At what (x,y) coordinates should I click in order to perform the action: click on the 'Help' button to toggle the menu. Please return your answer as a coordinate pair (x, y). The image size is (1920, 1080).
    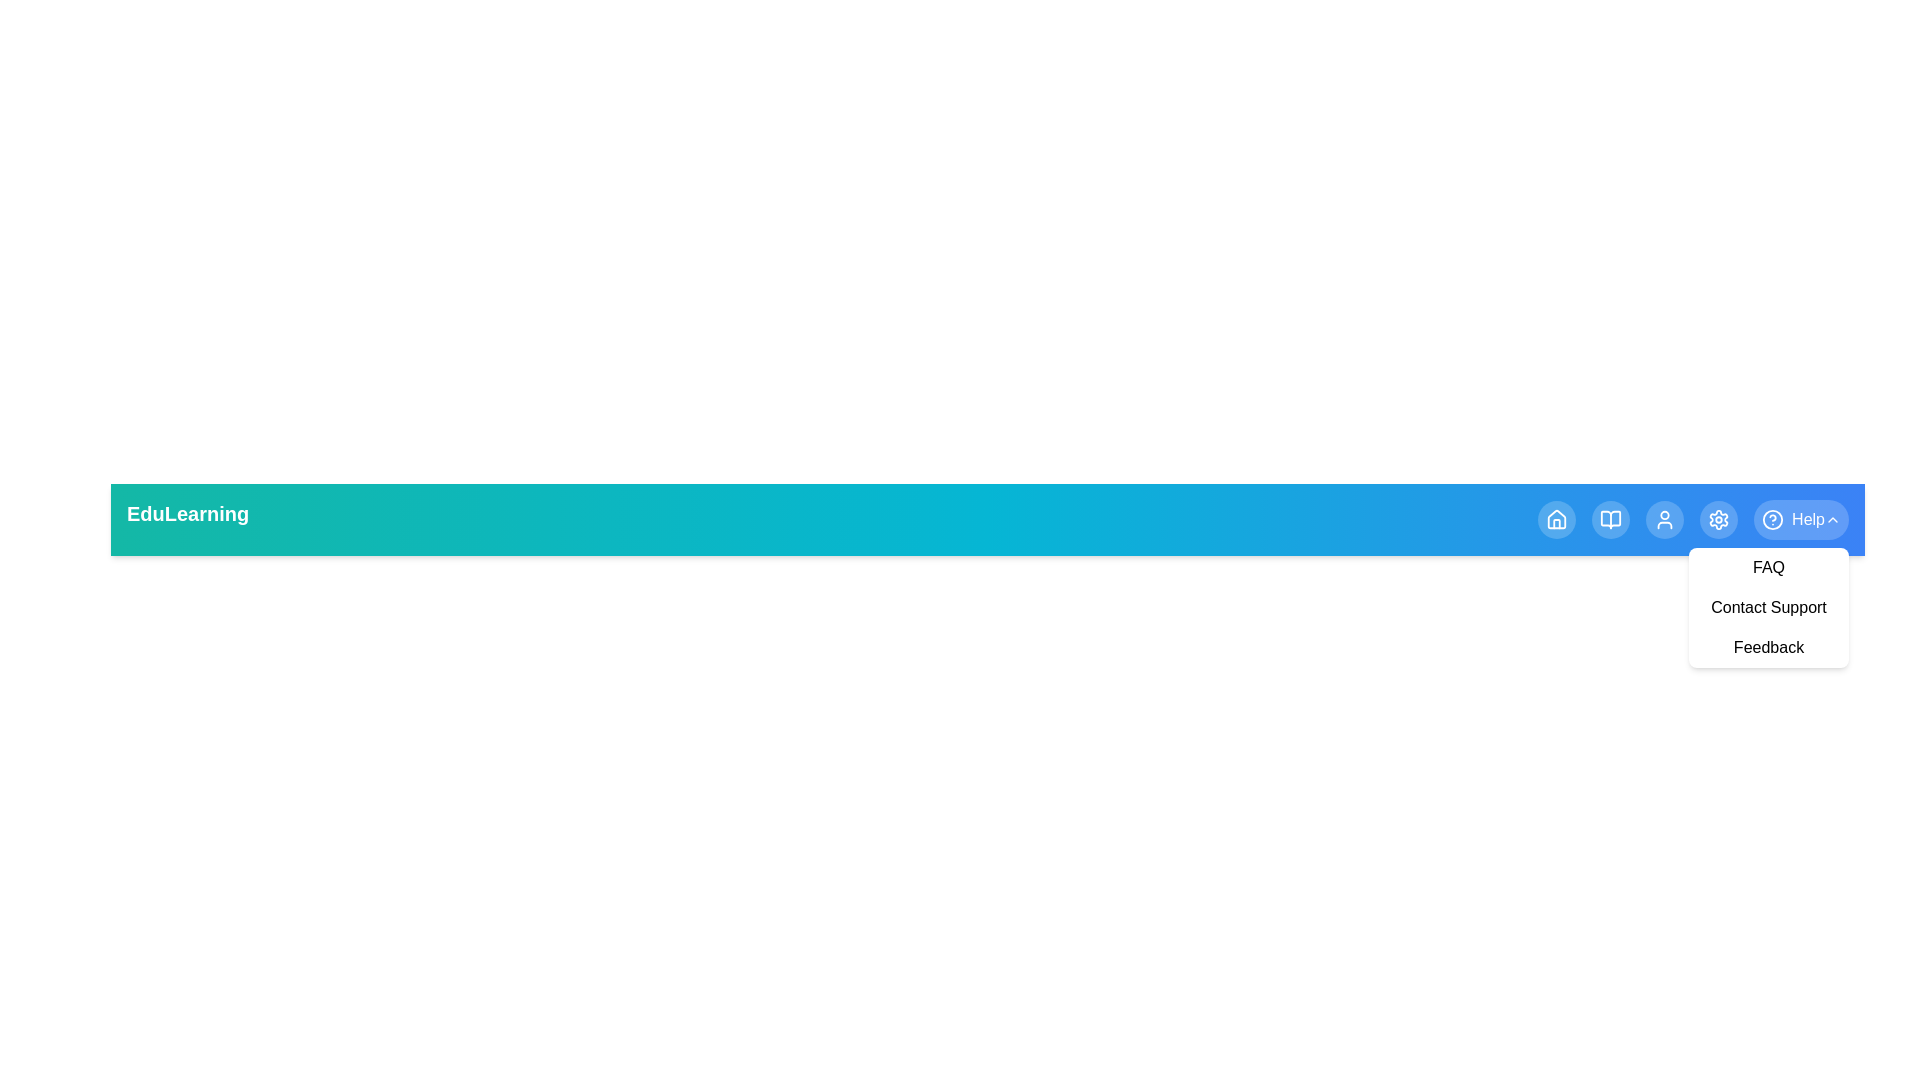
    Looking at the image, I should click on (1800, 519).